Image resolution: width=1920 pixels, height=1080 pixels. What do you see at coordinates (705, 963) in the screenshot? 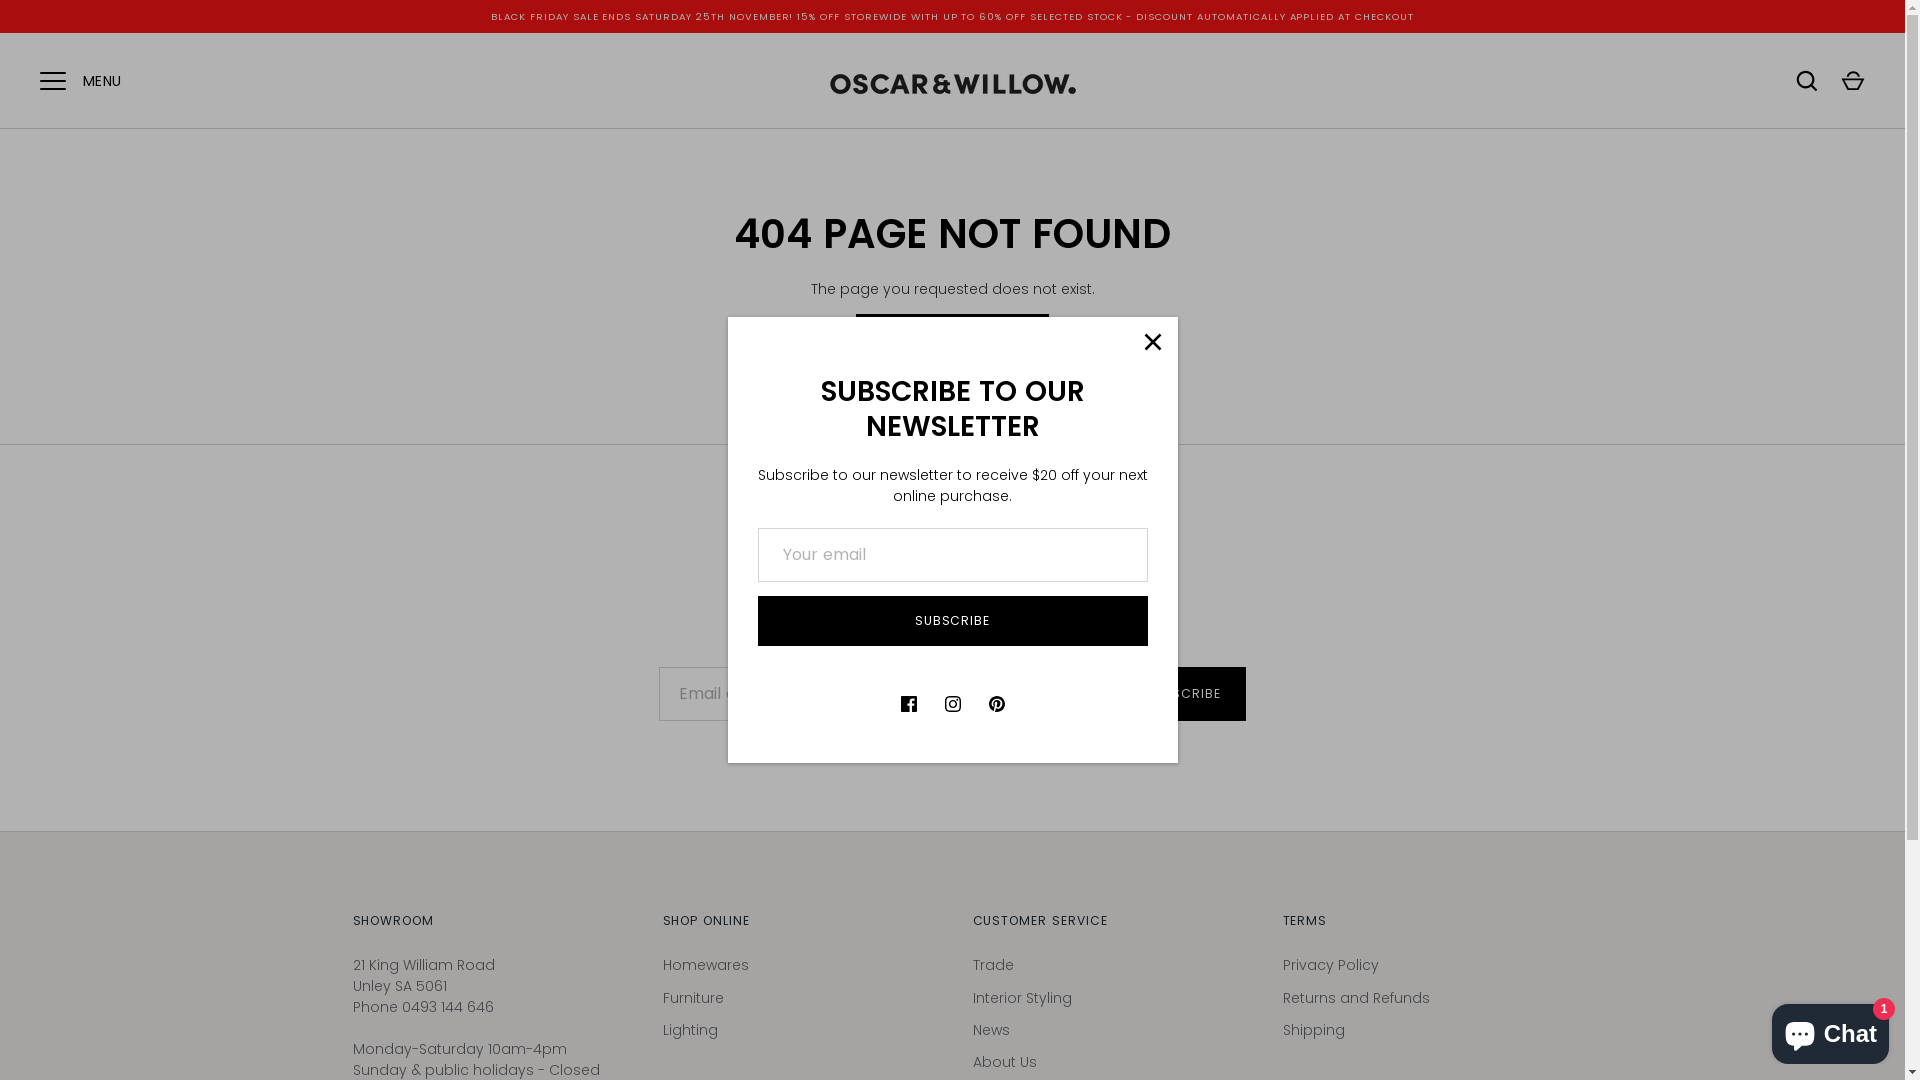
I see `'Homewares'` at bounding box center [705, 963].